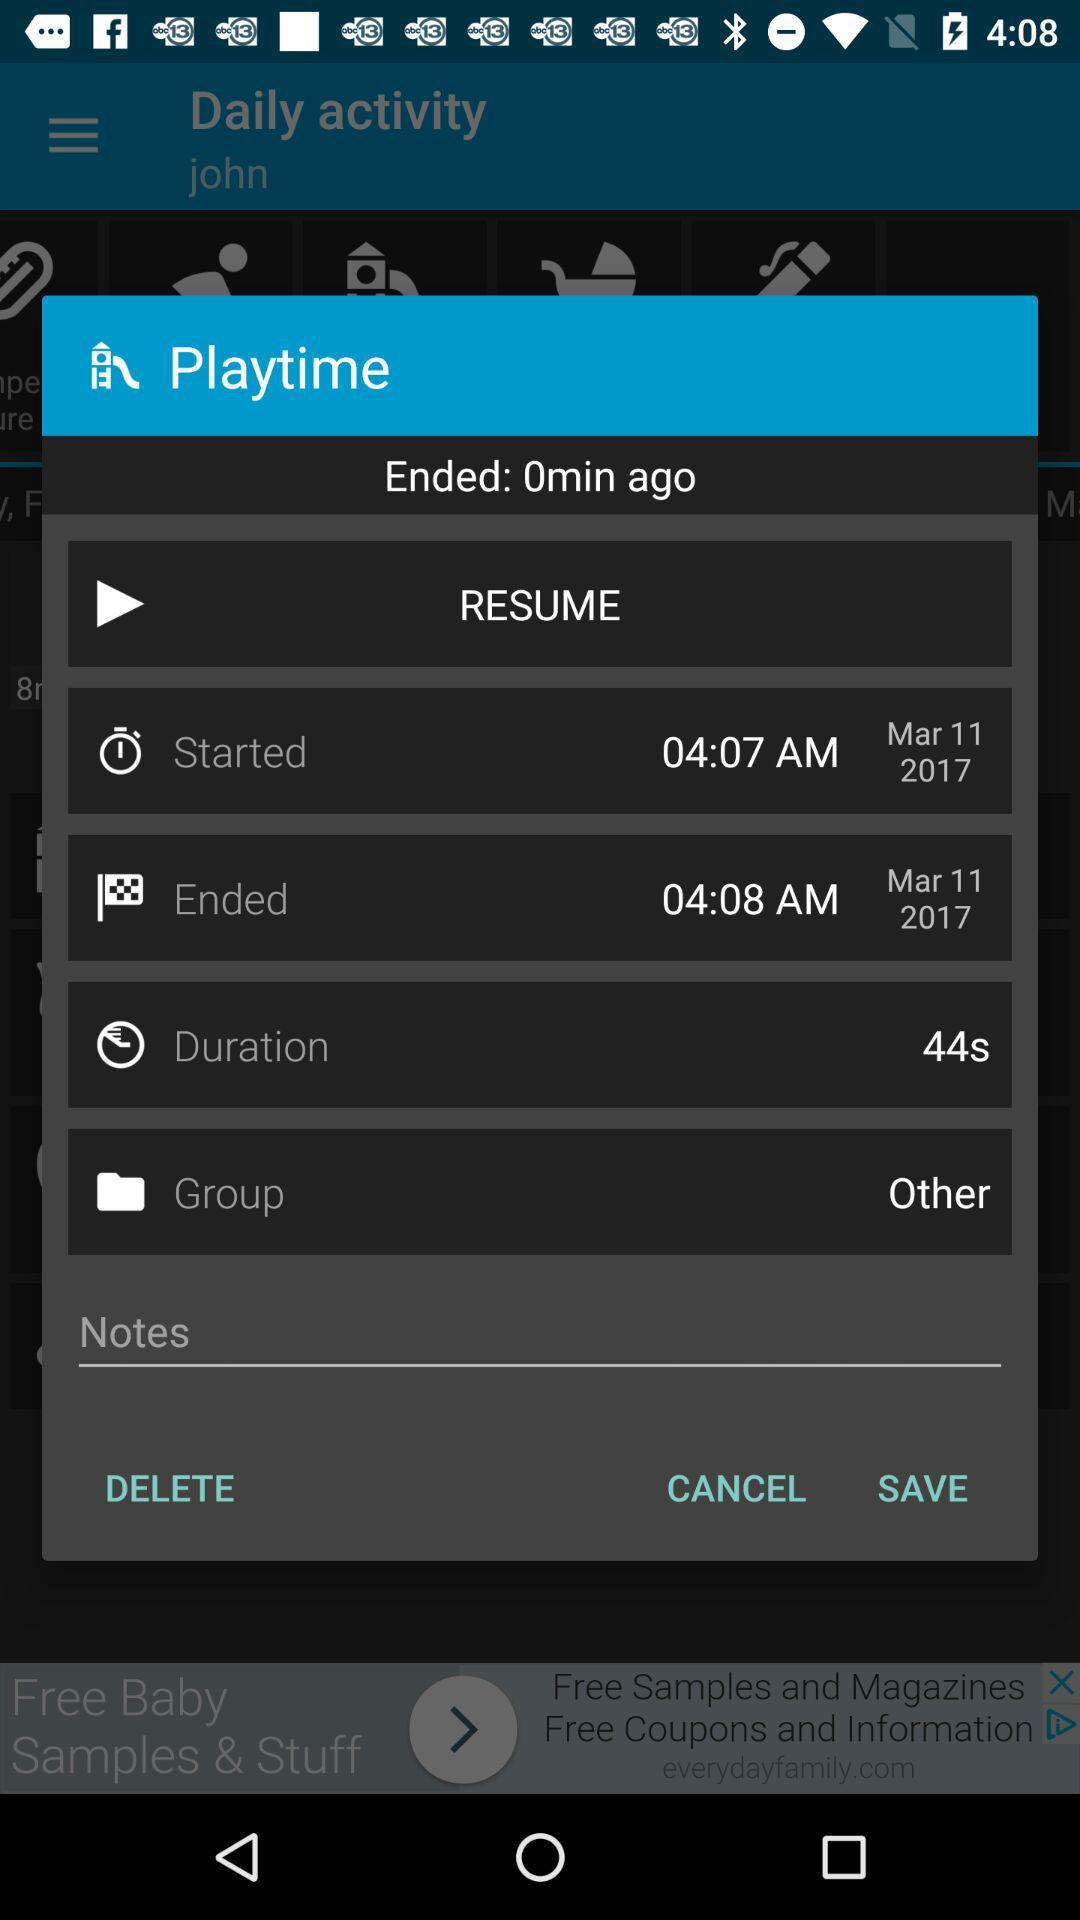 The image size is (1080, 1920). What do you see at coordinates (922, 1487) in the screenshot?
I see `save icon` at bounding box center [922, 1487].